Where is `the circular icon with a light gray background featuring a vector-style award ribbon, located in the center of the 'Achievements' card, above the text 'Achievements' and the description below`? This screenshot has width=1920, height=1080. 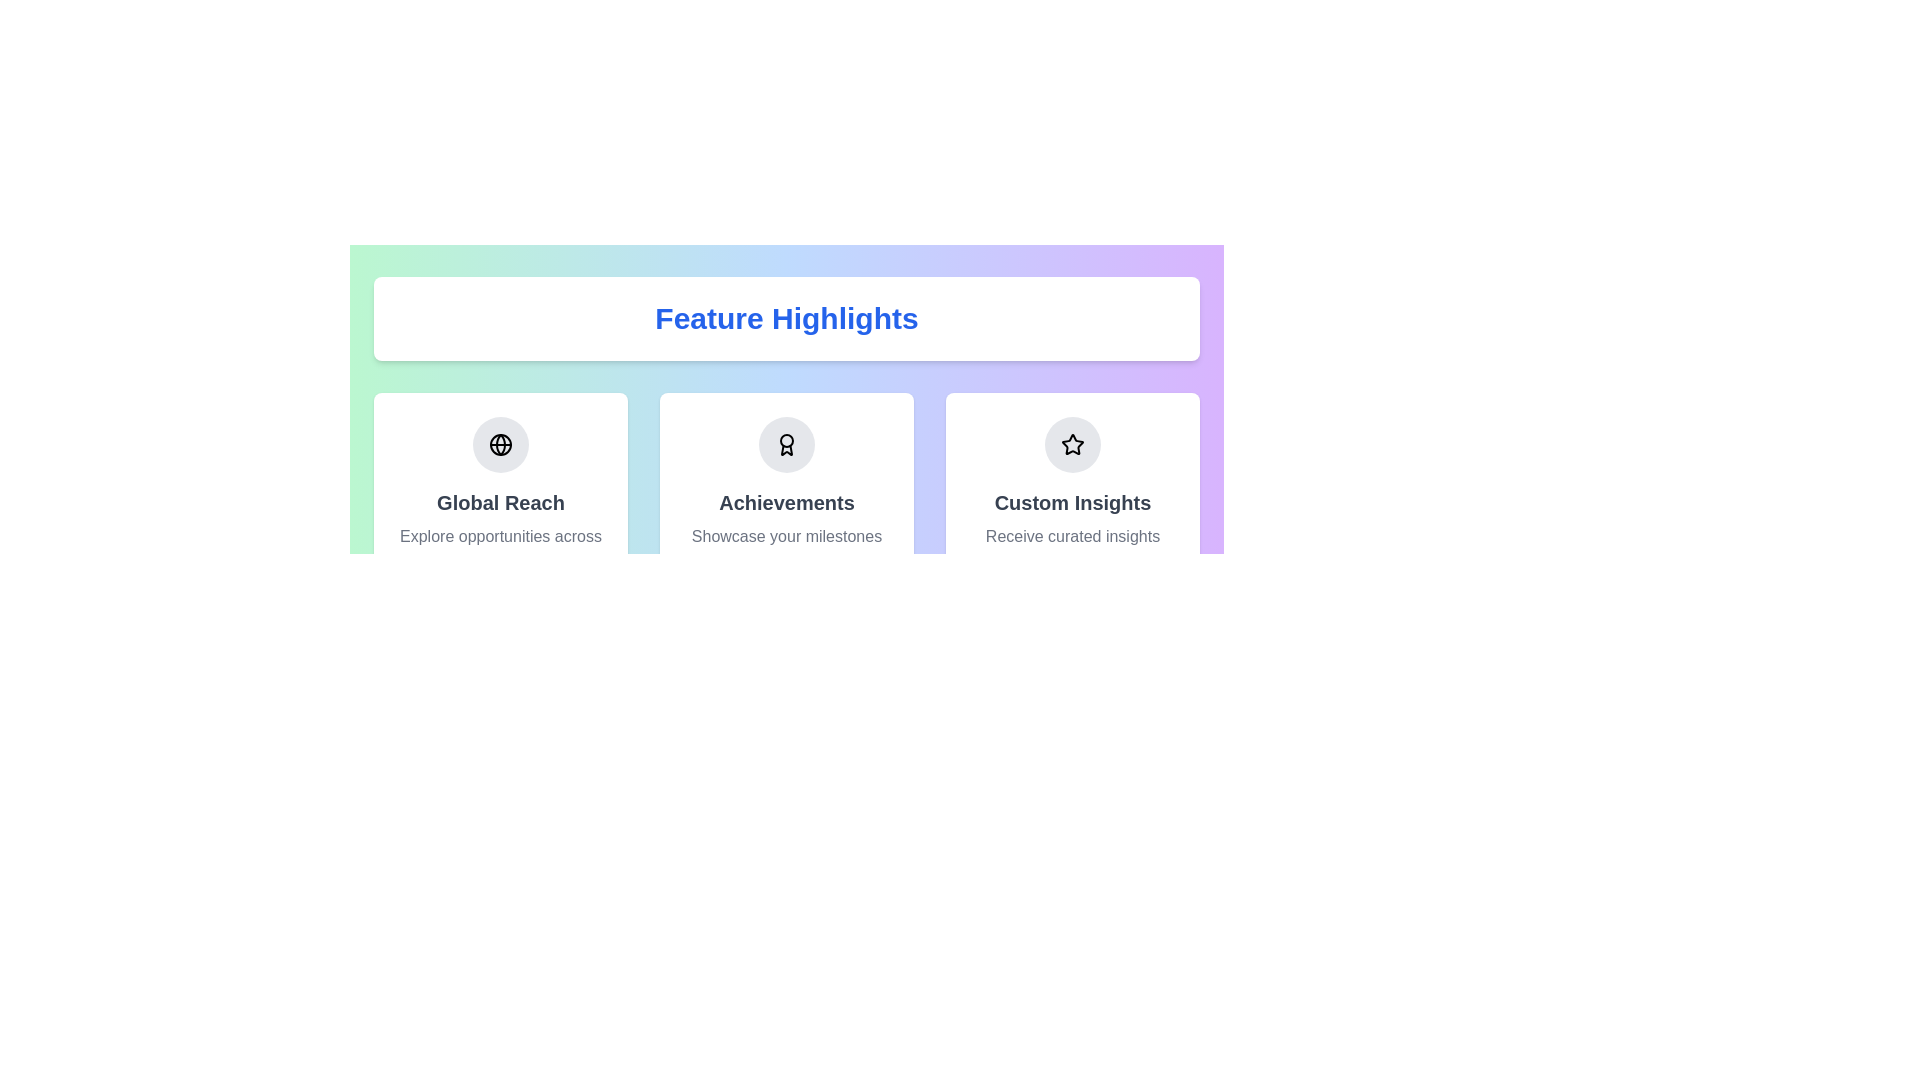 the circular icon with a light gray background featuring a vector-style award ribbon, located in the center of the 'Achievements' card, above the text 'Achievements' and the description below is located at coordinates (786, 443).